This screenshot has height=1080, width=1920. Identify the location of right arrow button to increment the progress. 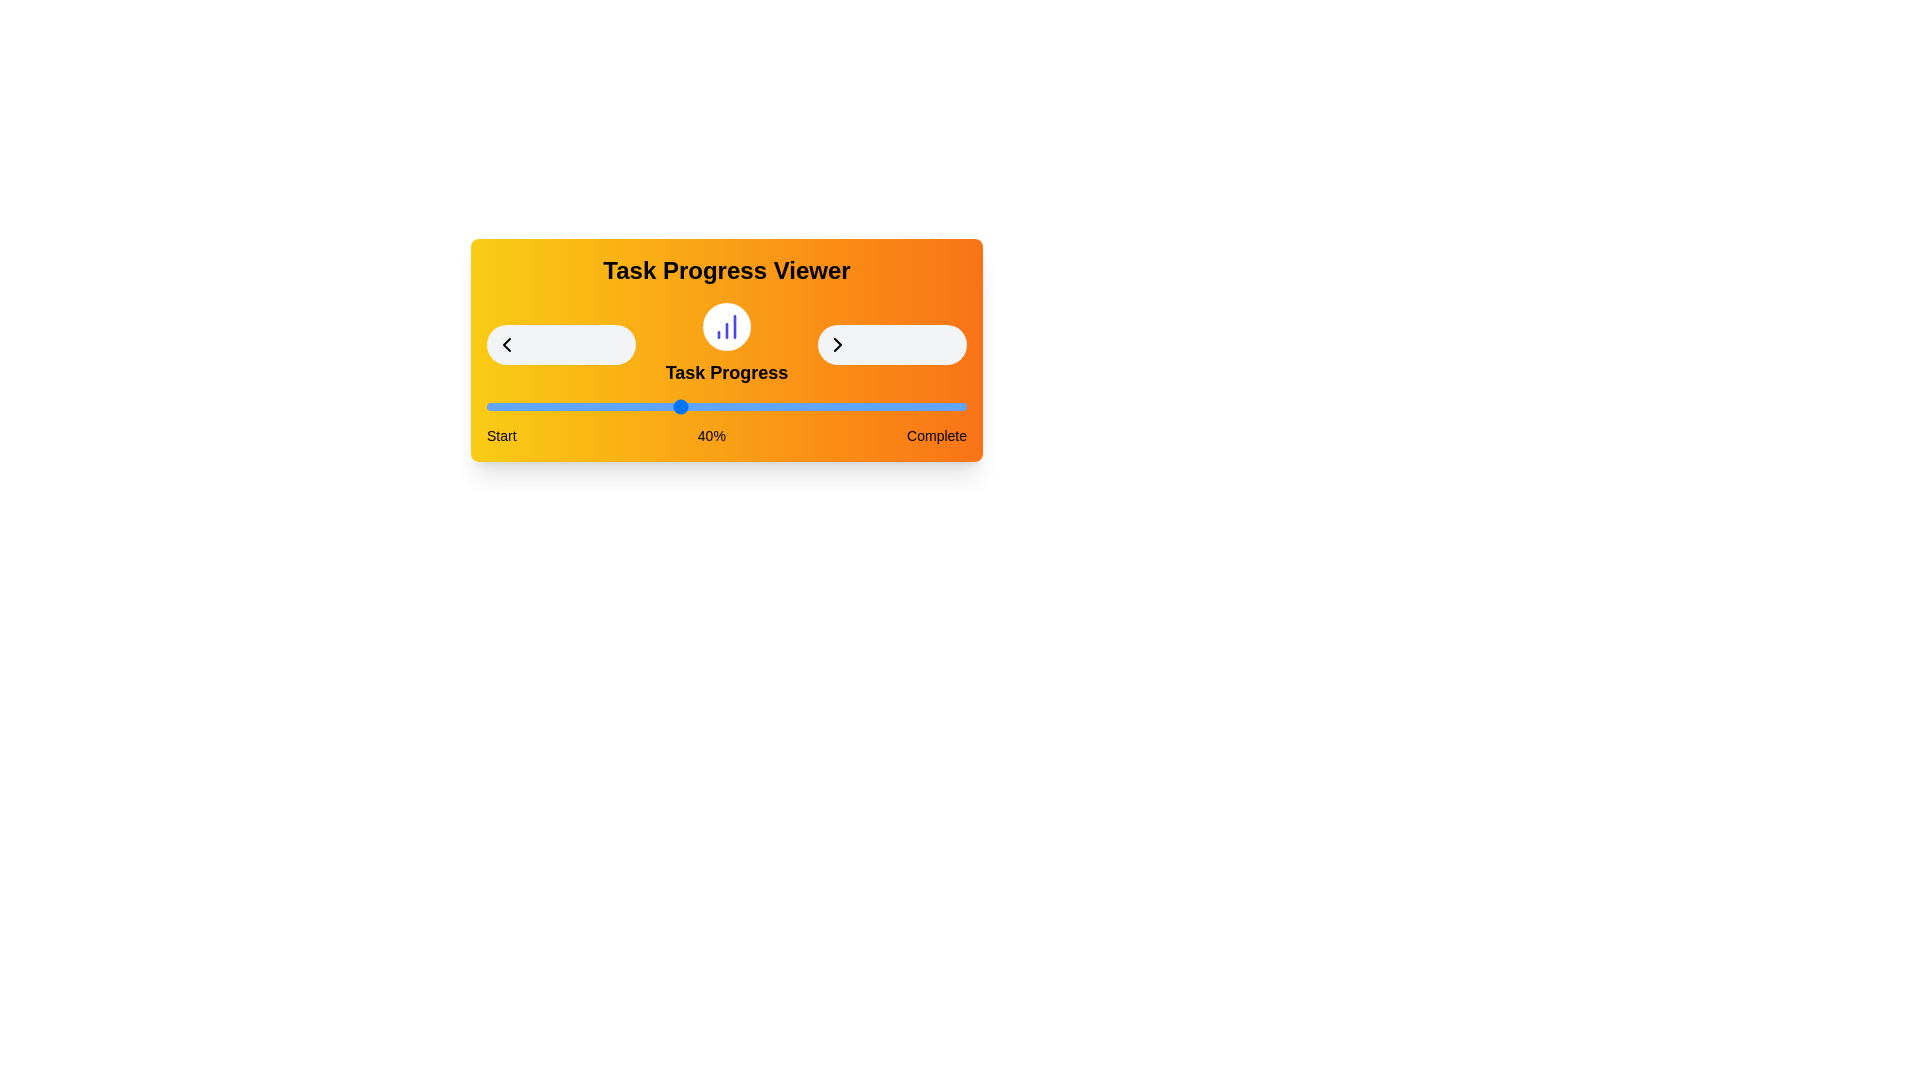
(891, 343).